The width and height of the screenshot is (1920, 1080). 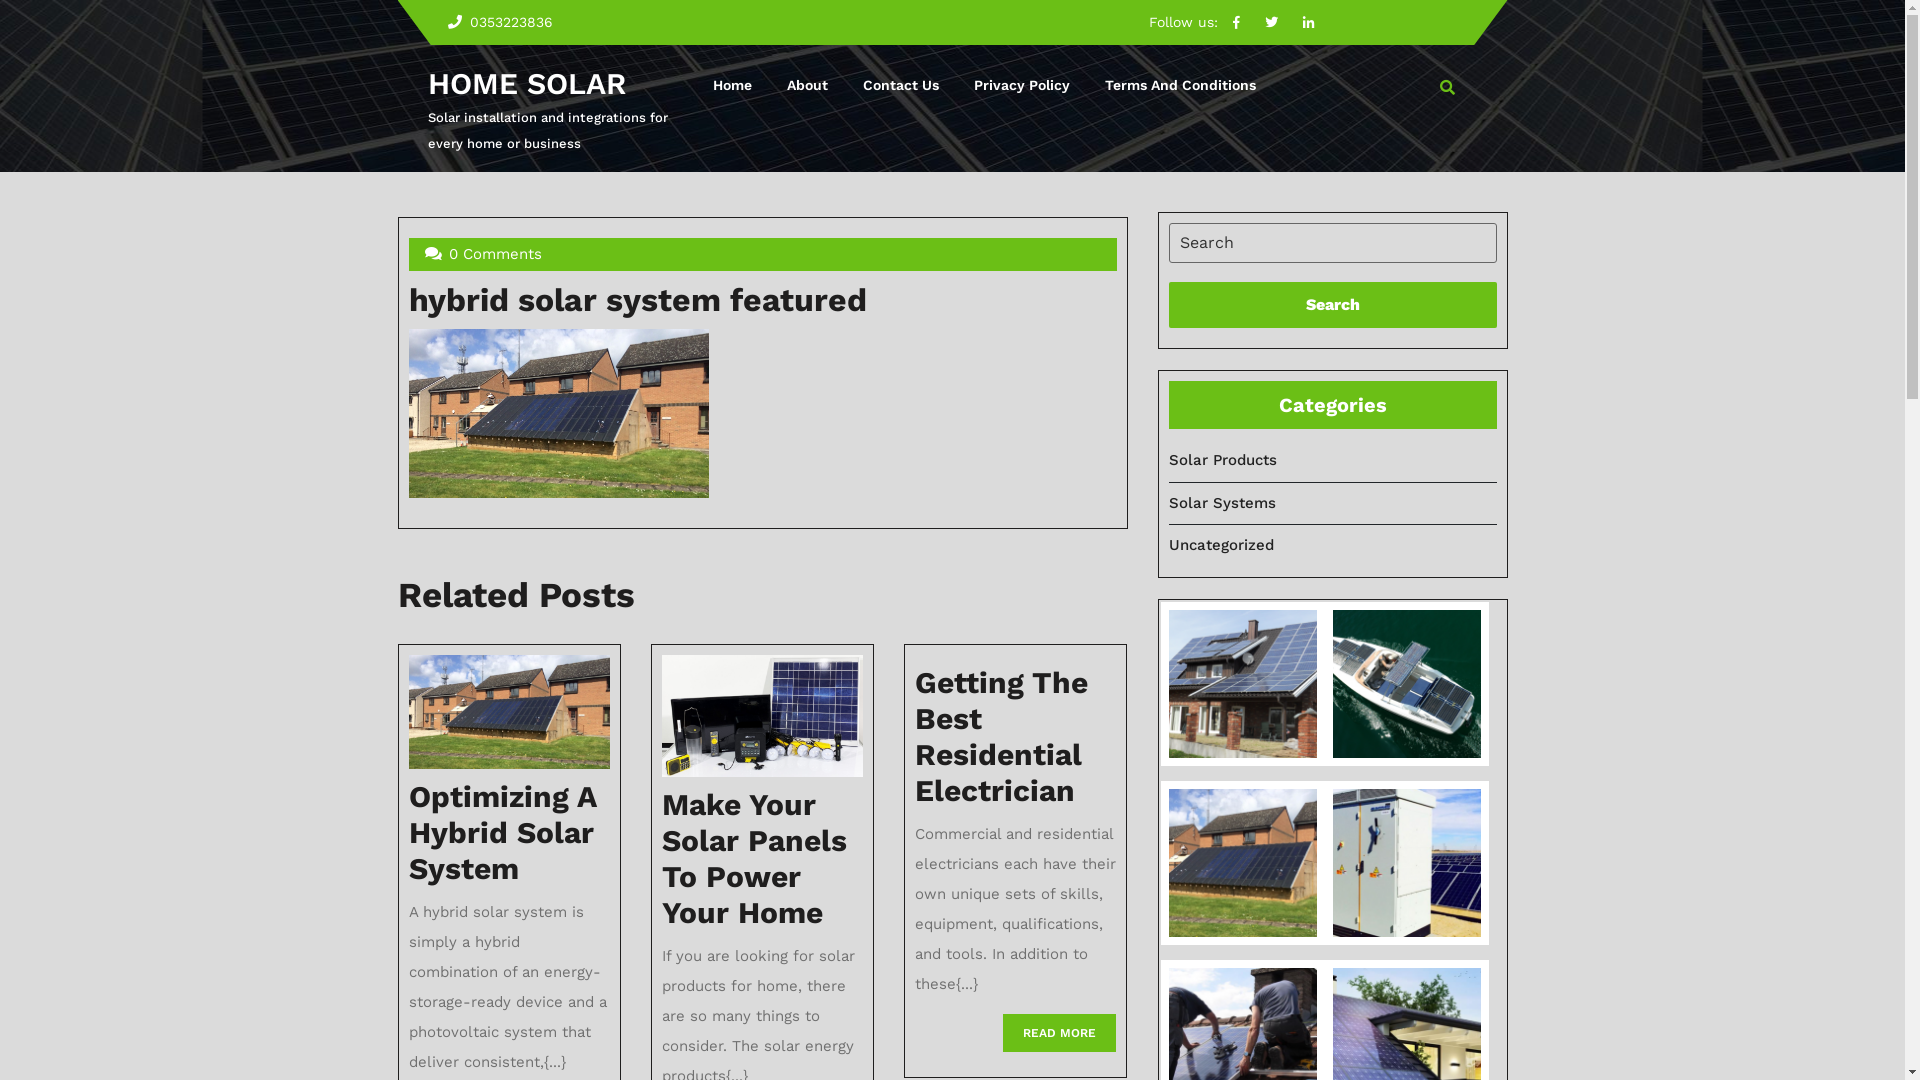 What do you see at coordinates (486, 22) in the screenshot?
I see `'0353223836` at bounding box center [486, 22].